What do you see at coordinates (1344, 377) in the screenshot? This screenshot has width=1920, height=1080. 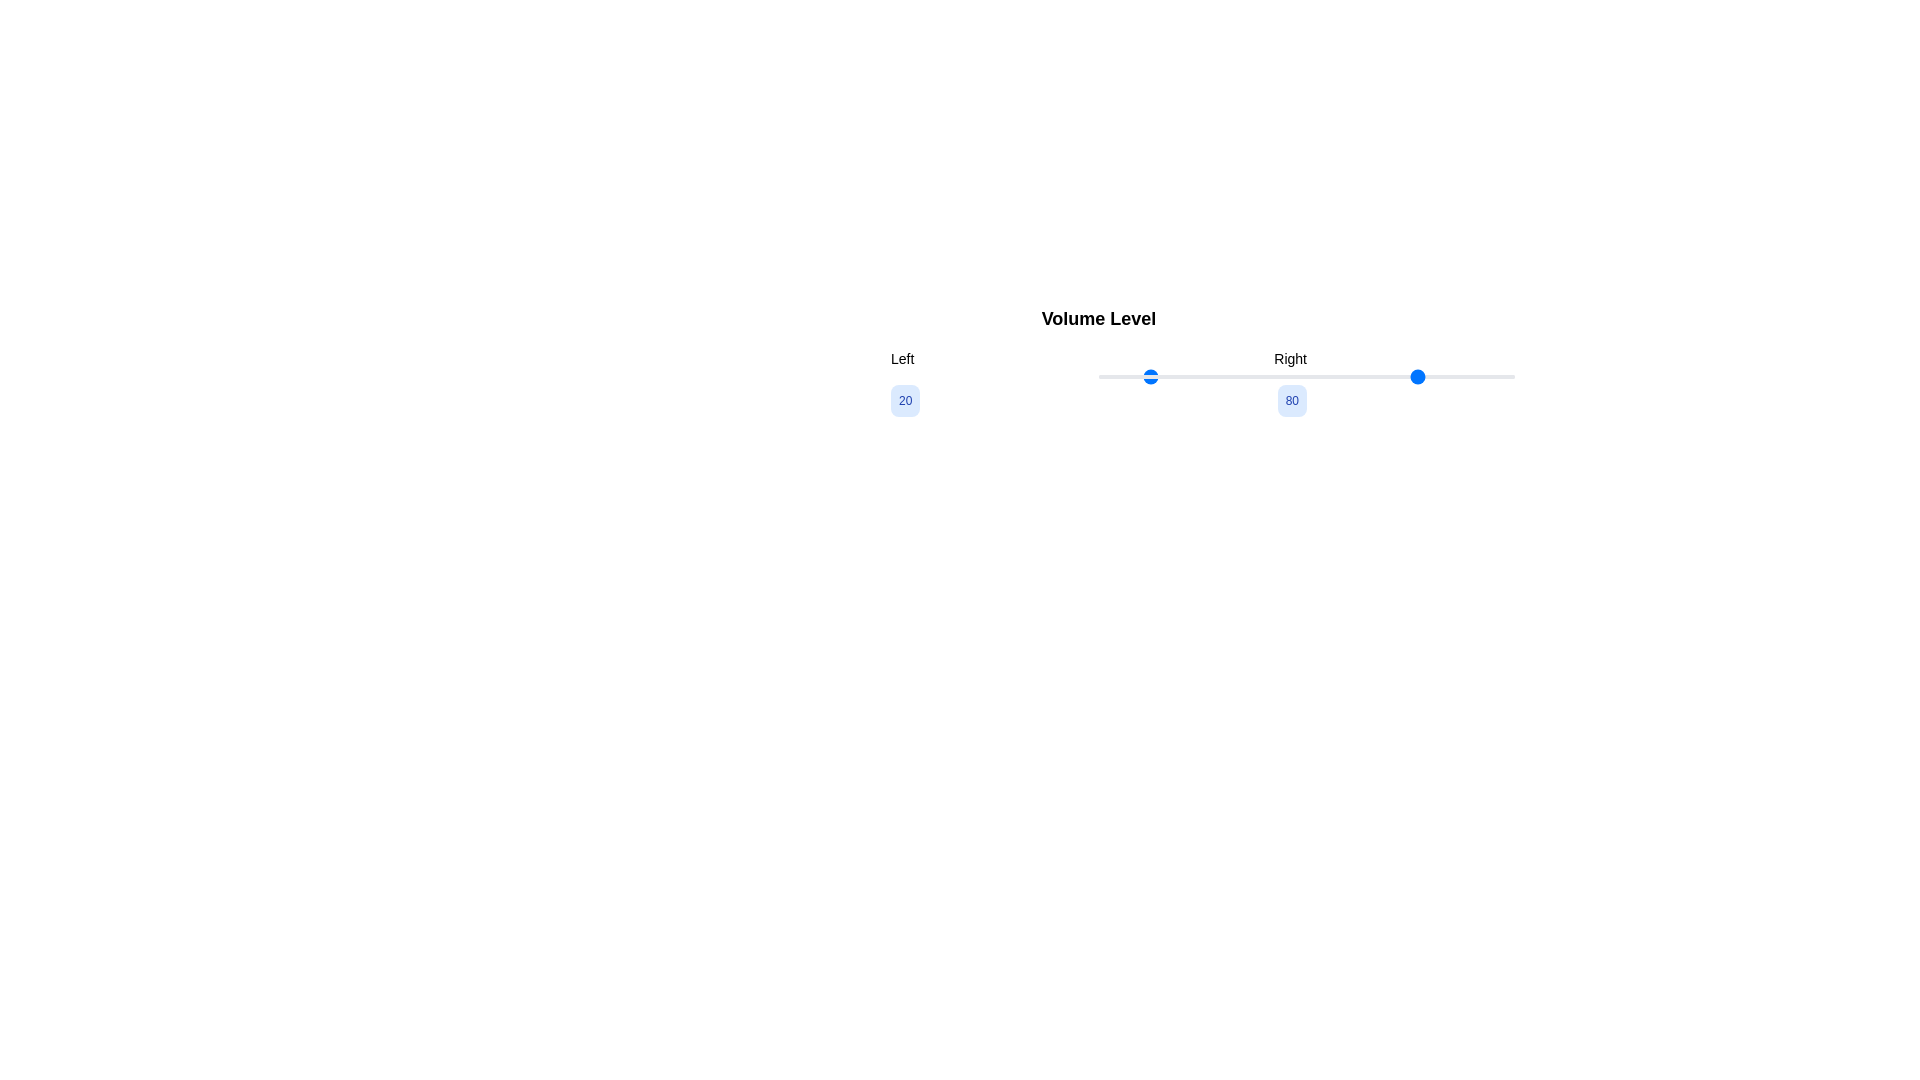 I see `the slider value` at bounding box center [1344, 377].